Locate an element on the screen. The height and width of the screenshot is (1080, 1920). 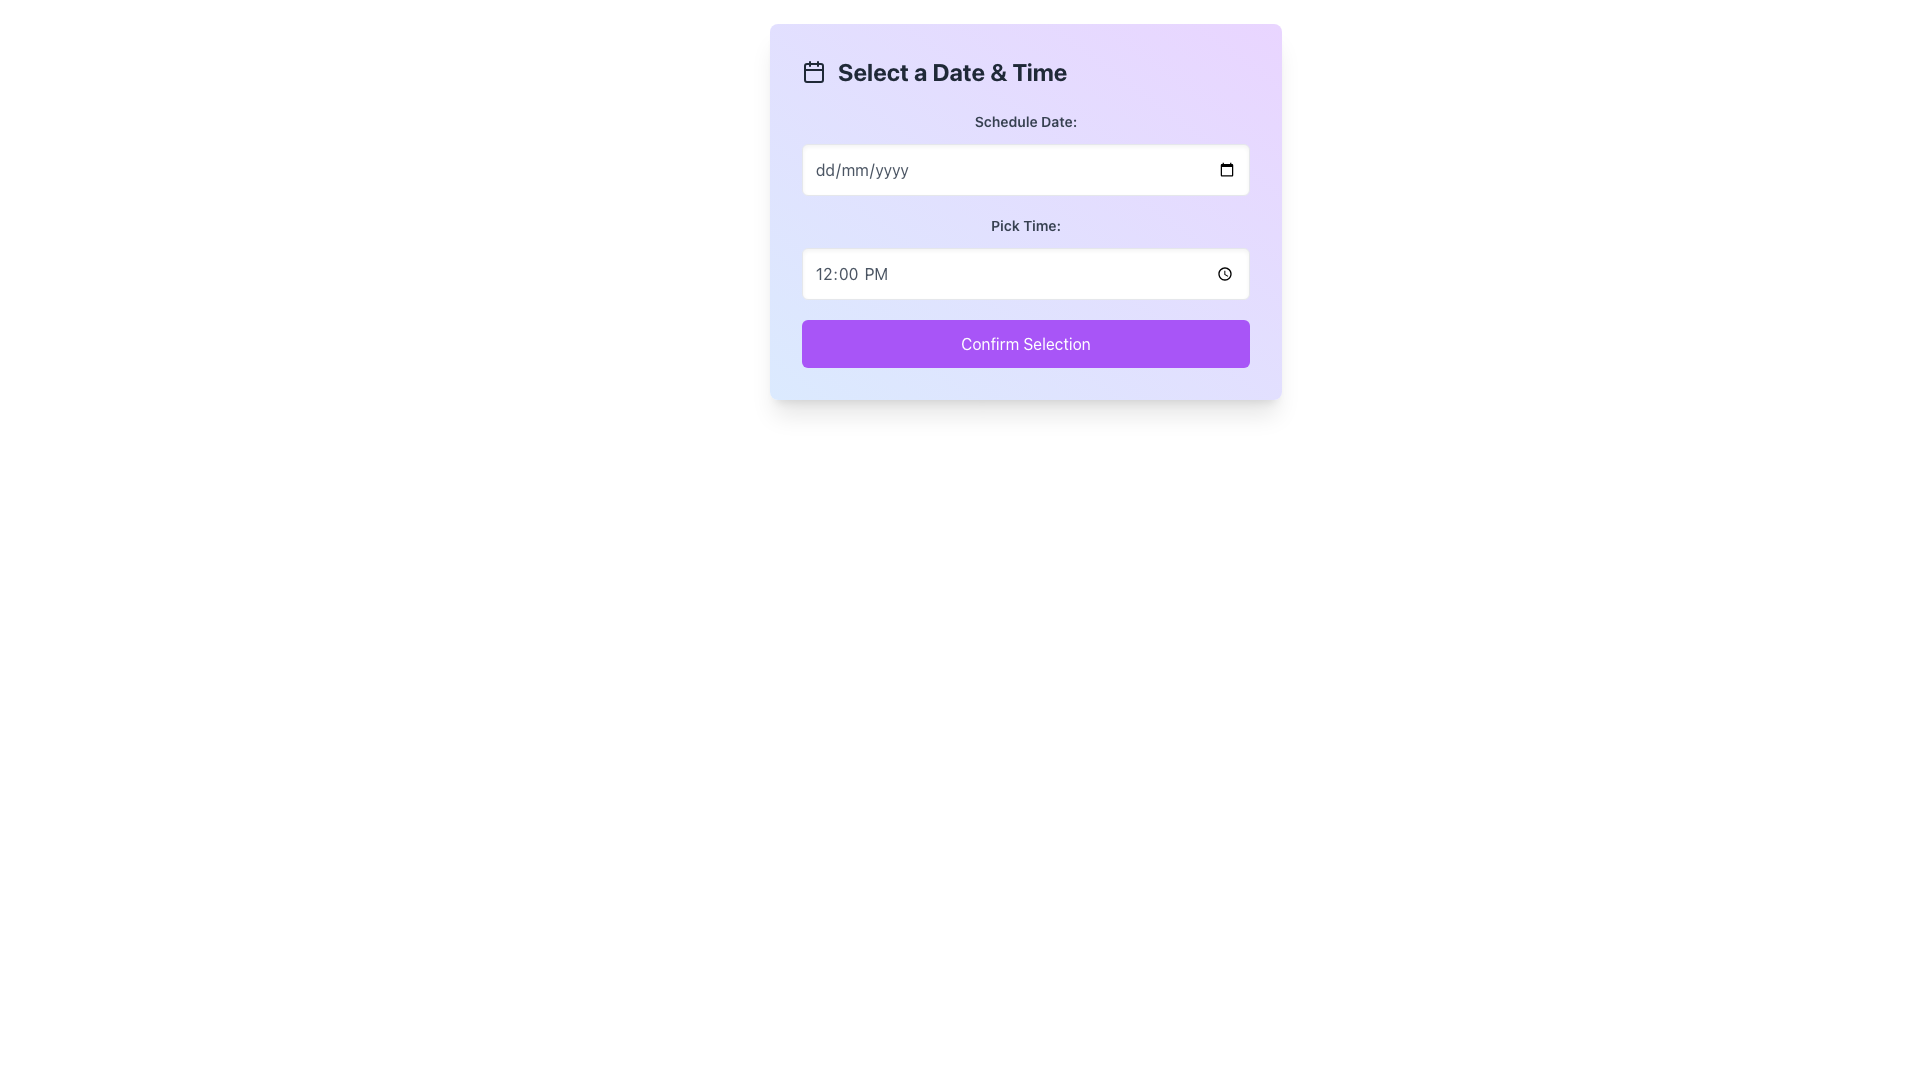
the Text label displaying 'Pick Time:' which is positioned below the 'Schedule Date:' label and above the time input field is located at coordinates (1026, 225).